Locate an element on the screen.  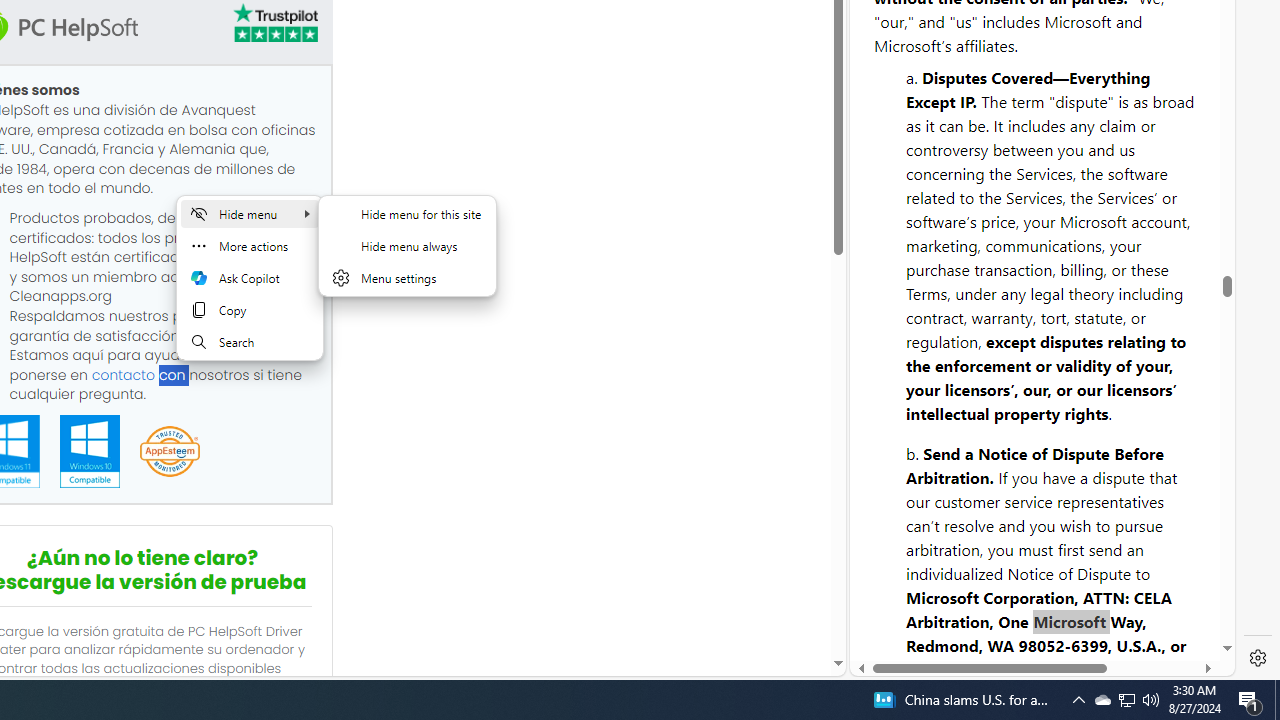
'Windows 10 Compatible' is located at coordinates (88, 451).